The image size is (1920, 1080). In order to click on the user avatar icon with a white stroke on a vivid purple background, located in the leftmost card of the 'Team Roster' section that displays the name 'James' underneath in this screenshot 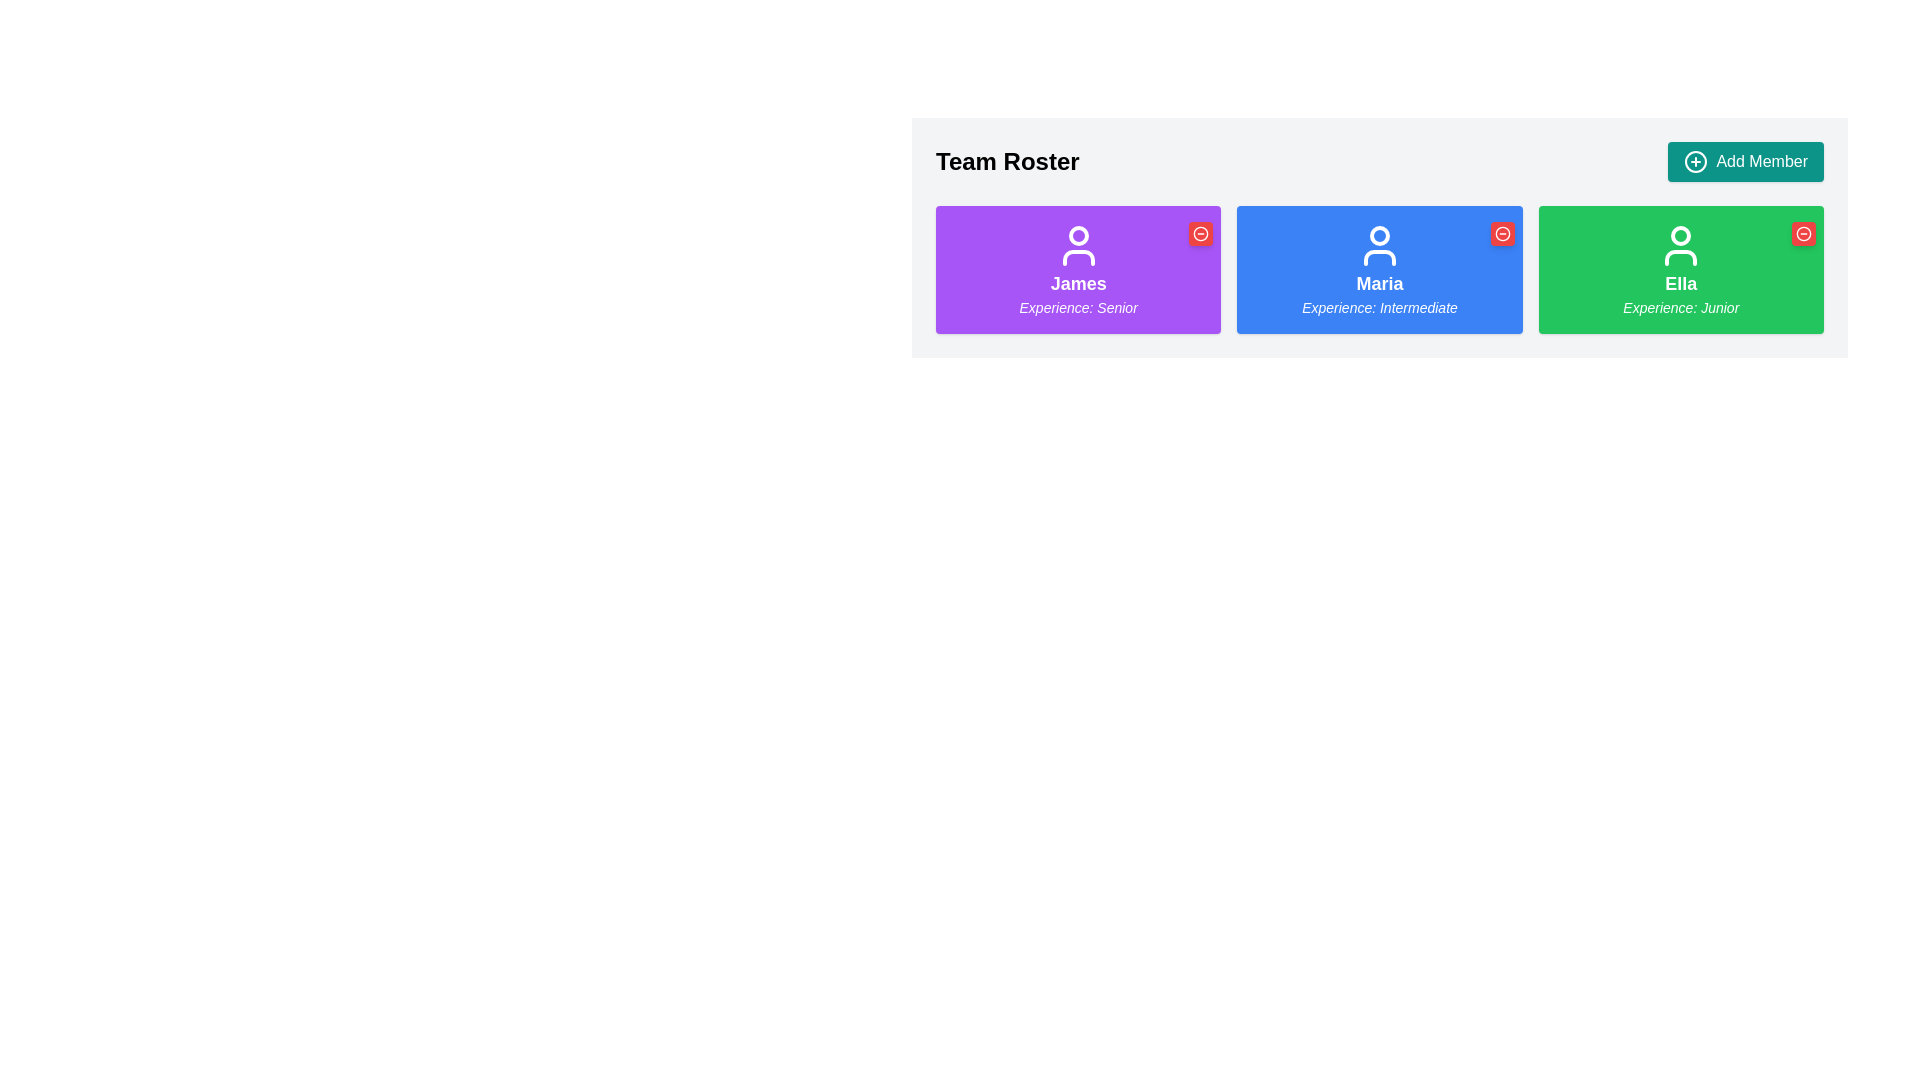, I will do `click(1077, 245)`.